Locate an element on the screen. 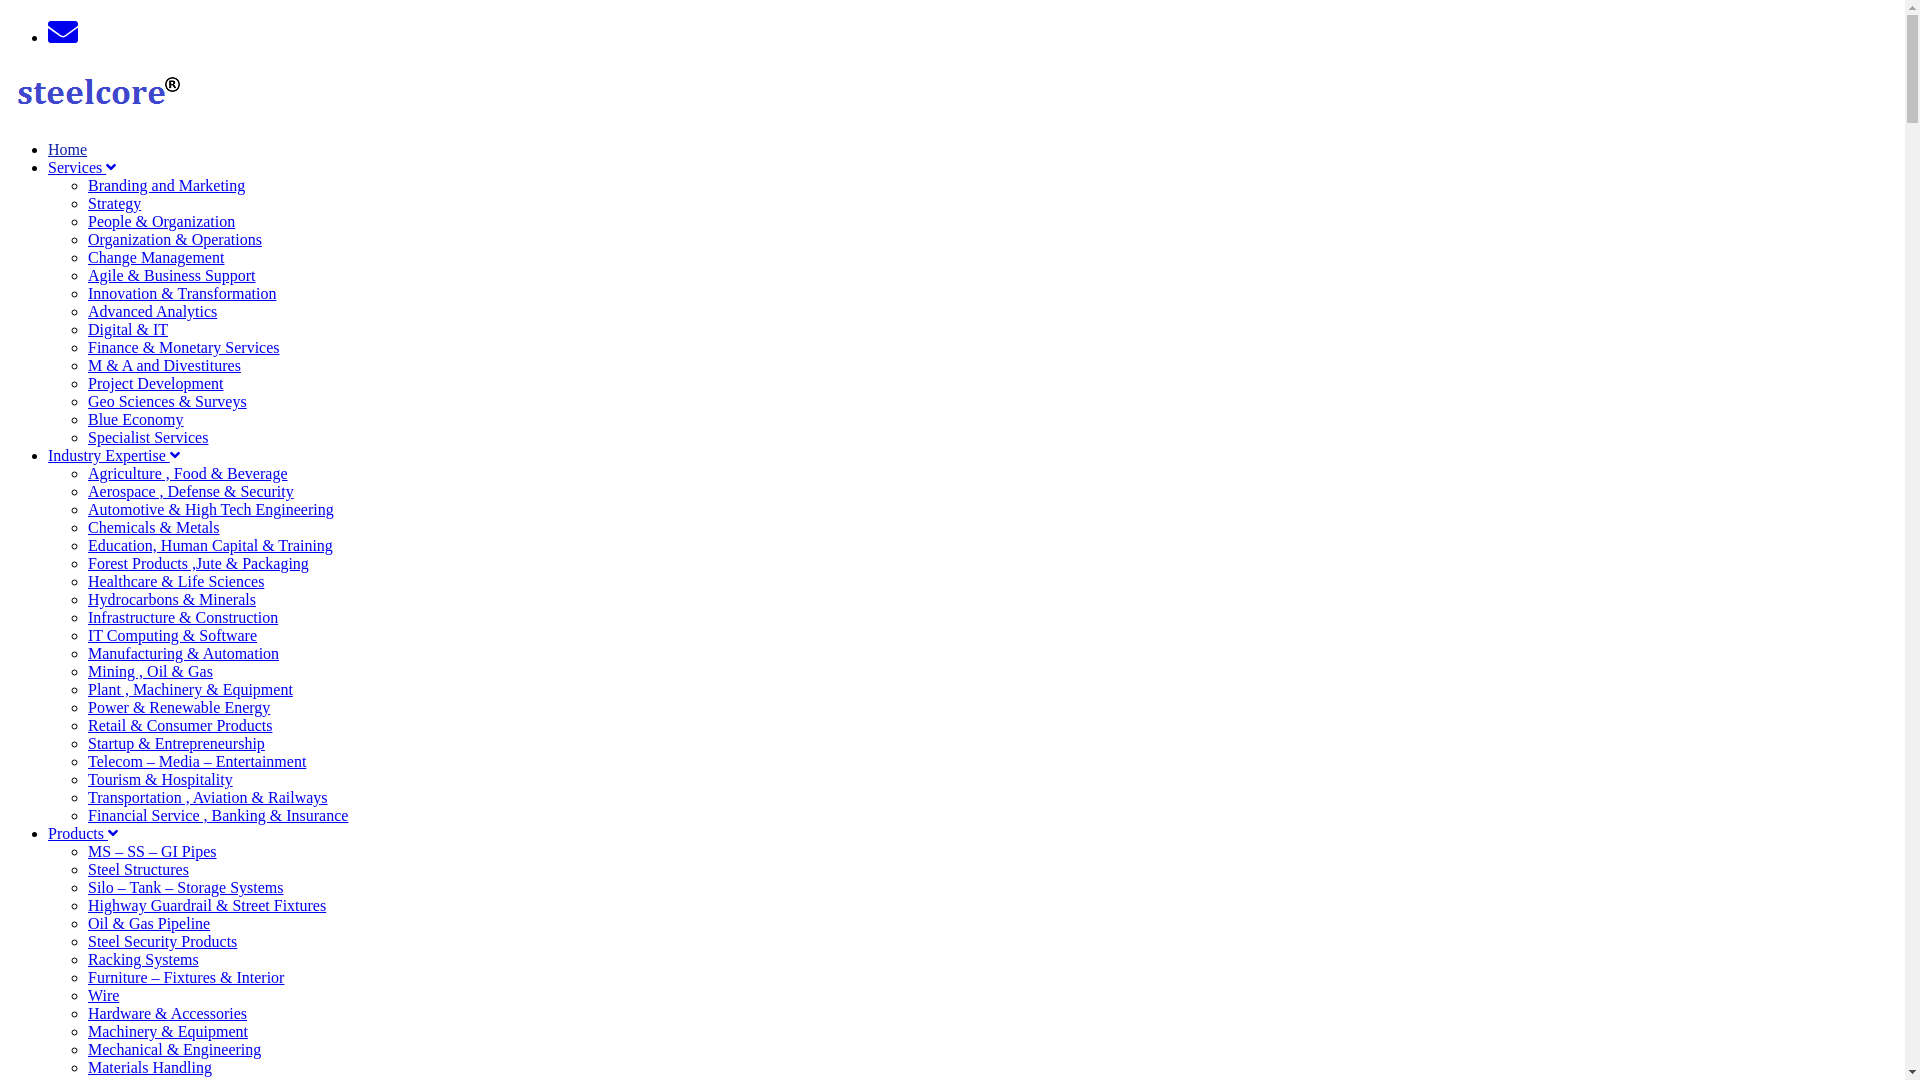  'Retail & Consumer Products' is located at coordinates (180, 725).